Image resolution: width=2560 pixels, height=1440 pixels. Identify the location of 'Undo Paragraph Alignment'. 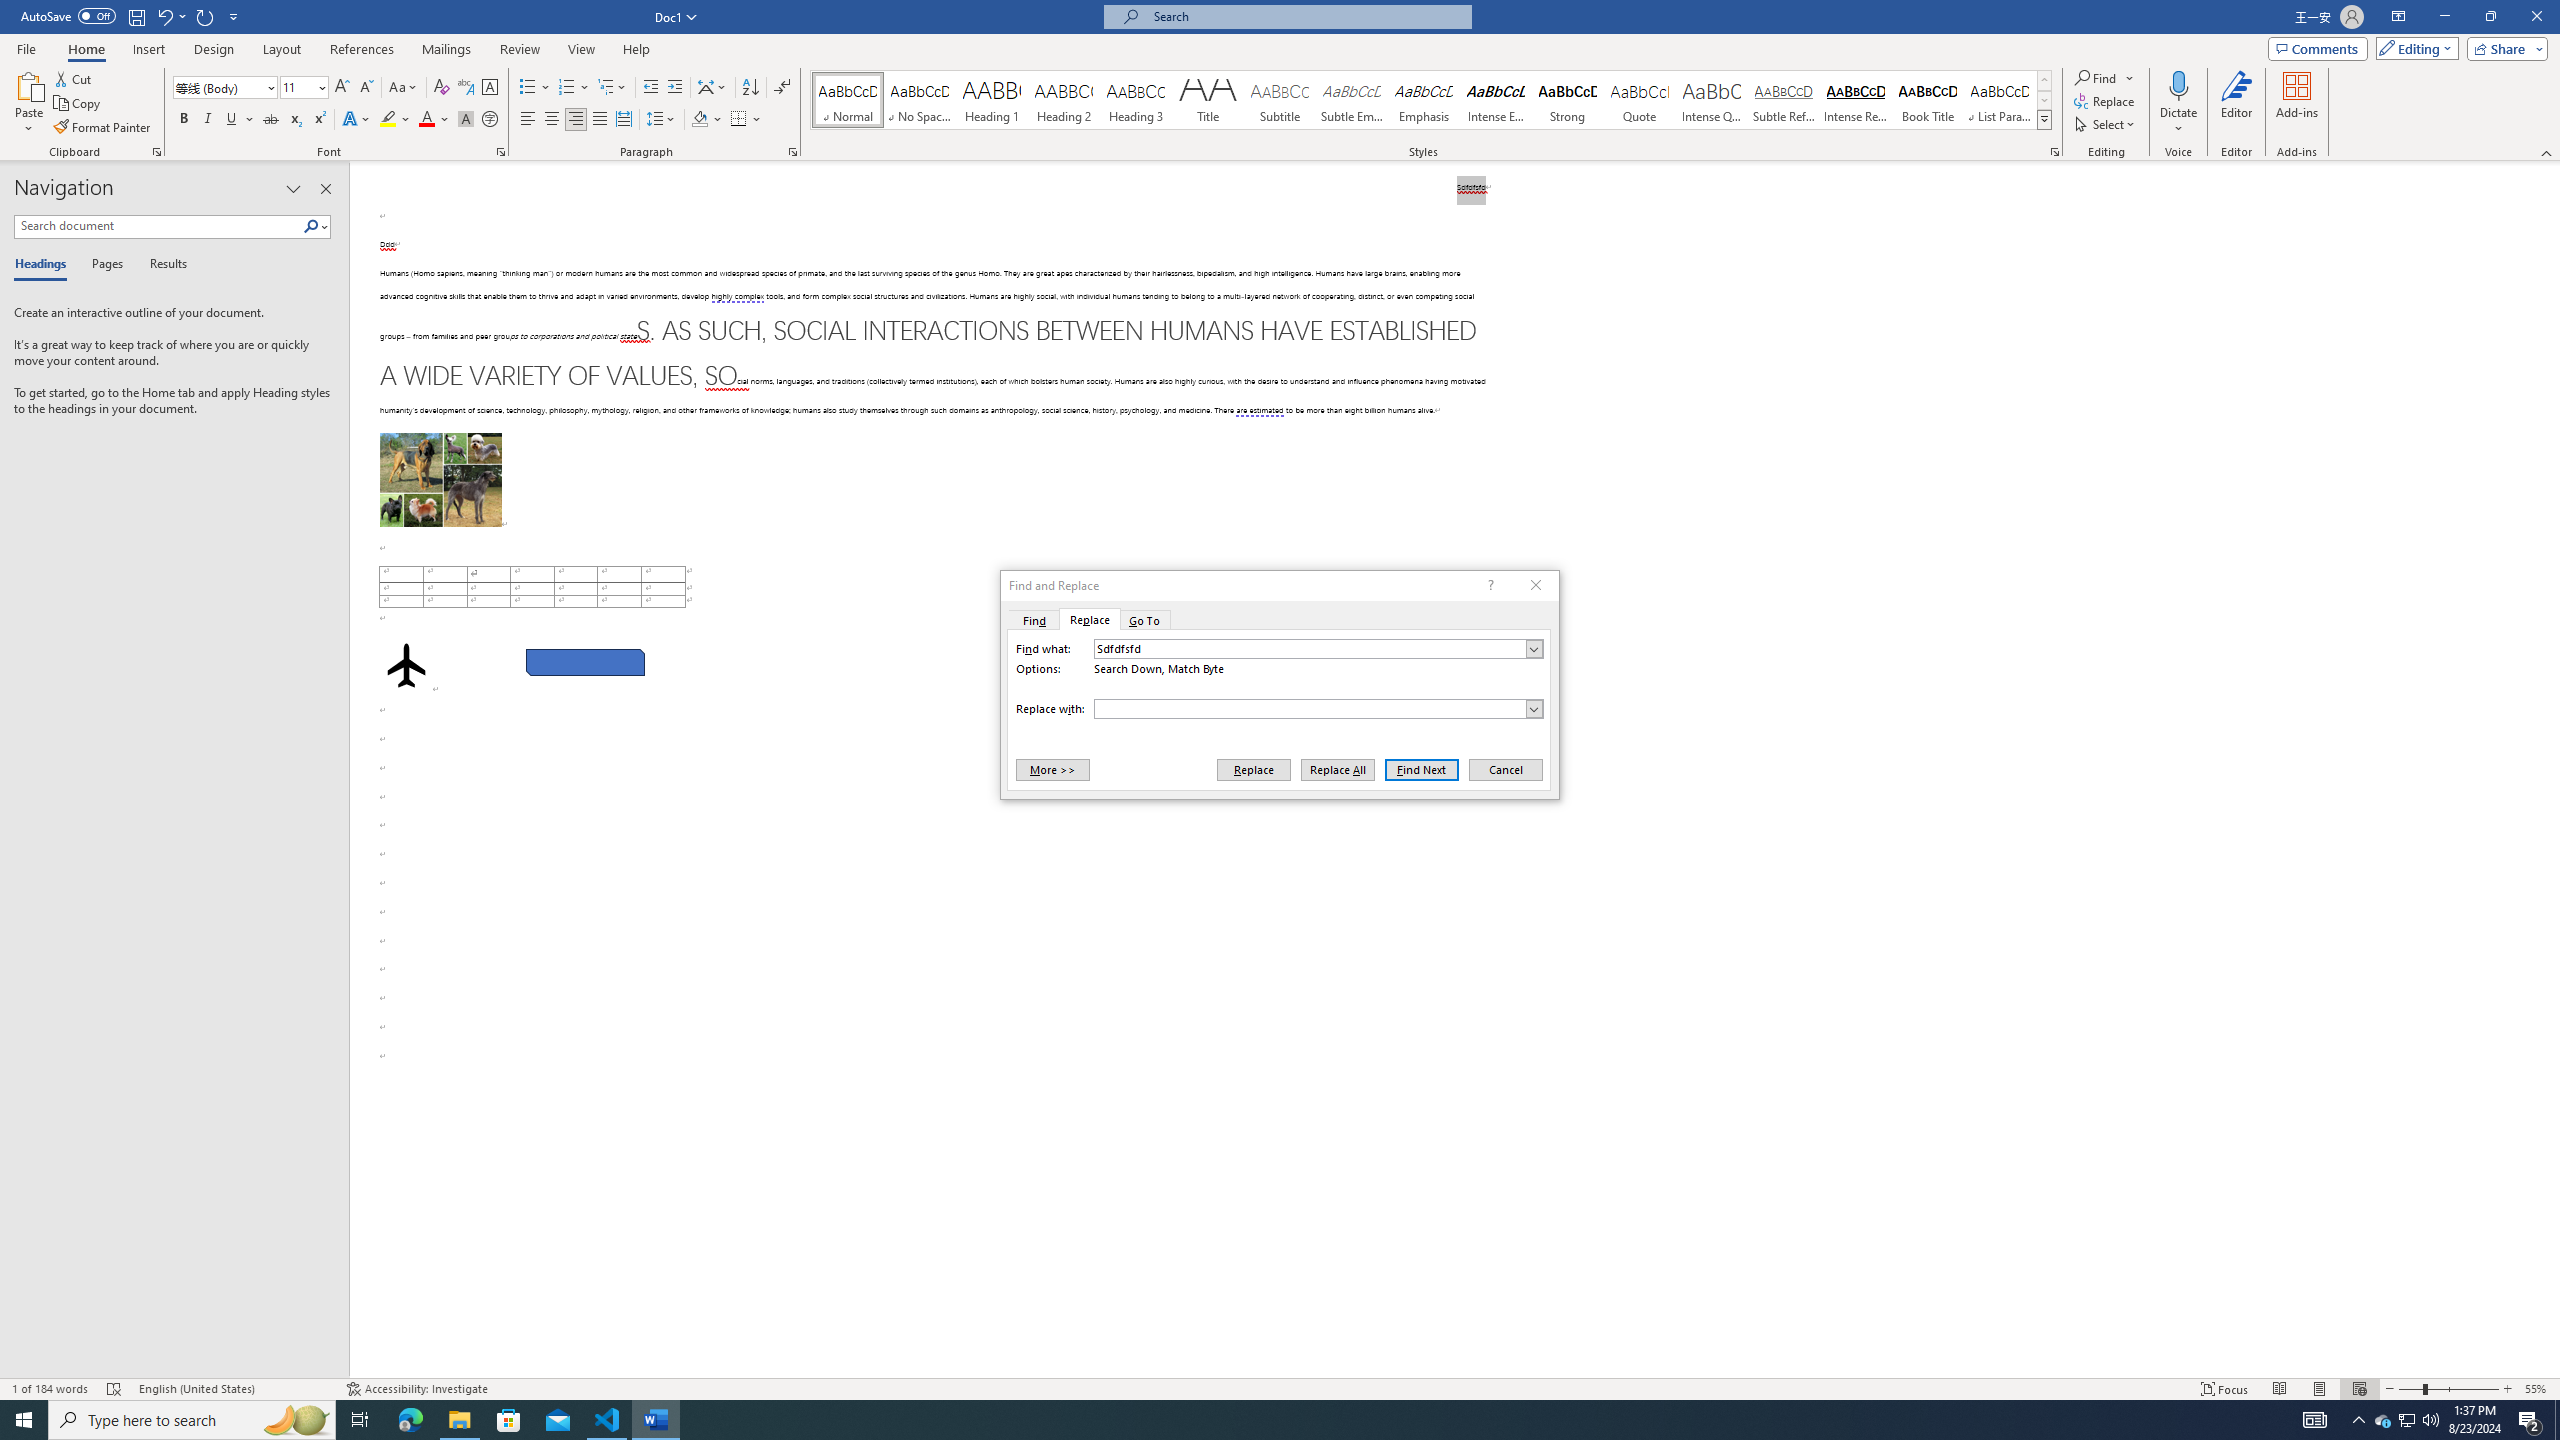
(163, 15).